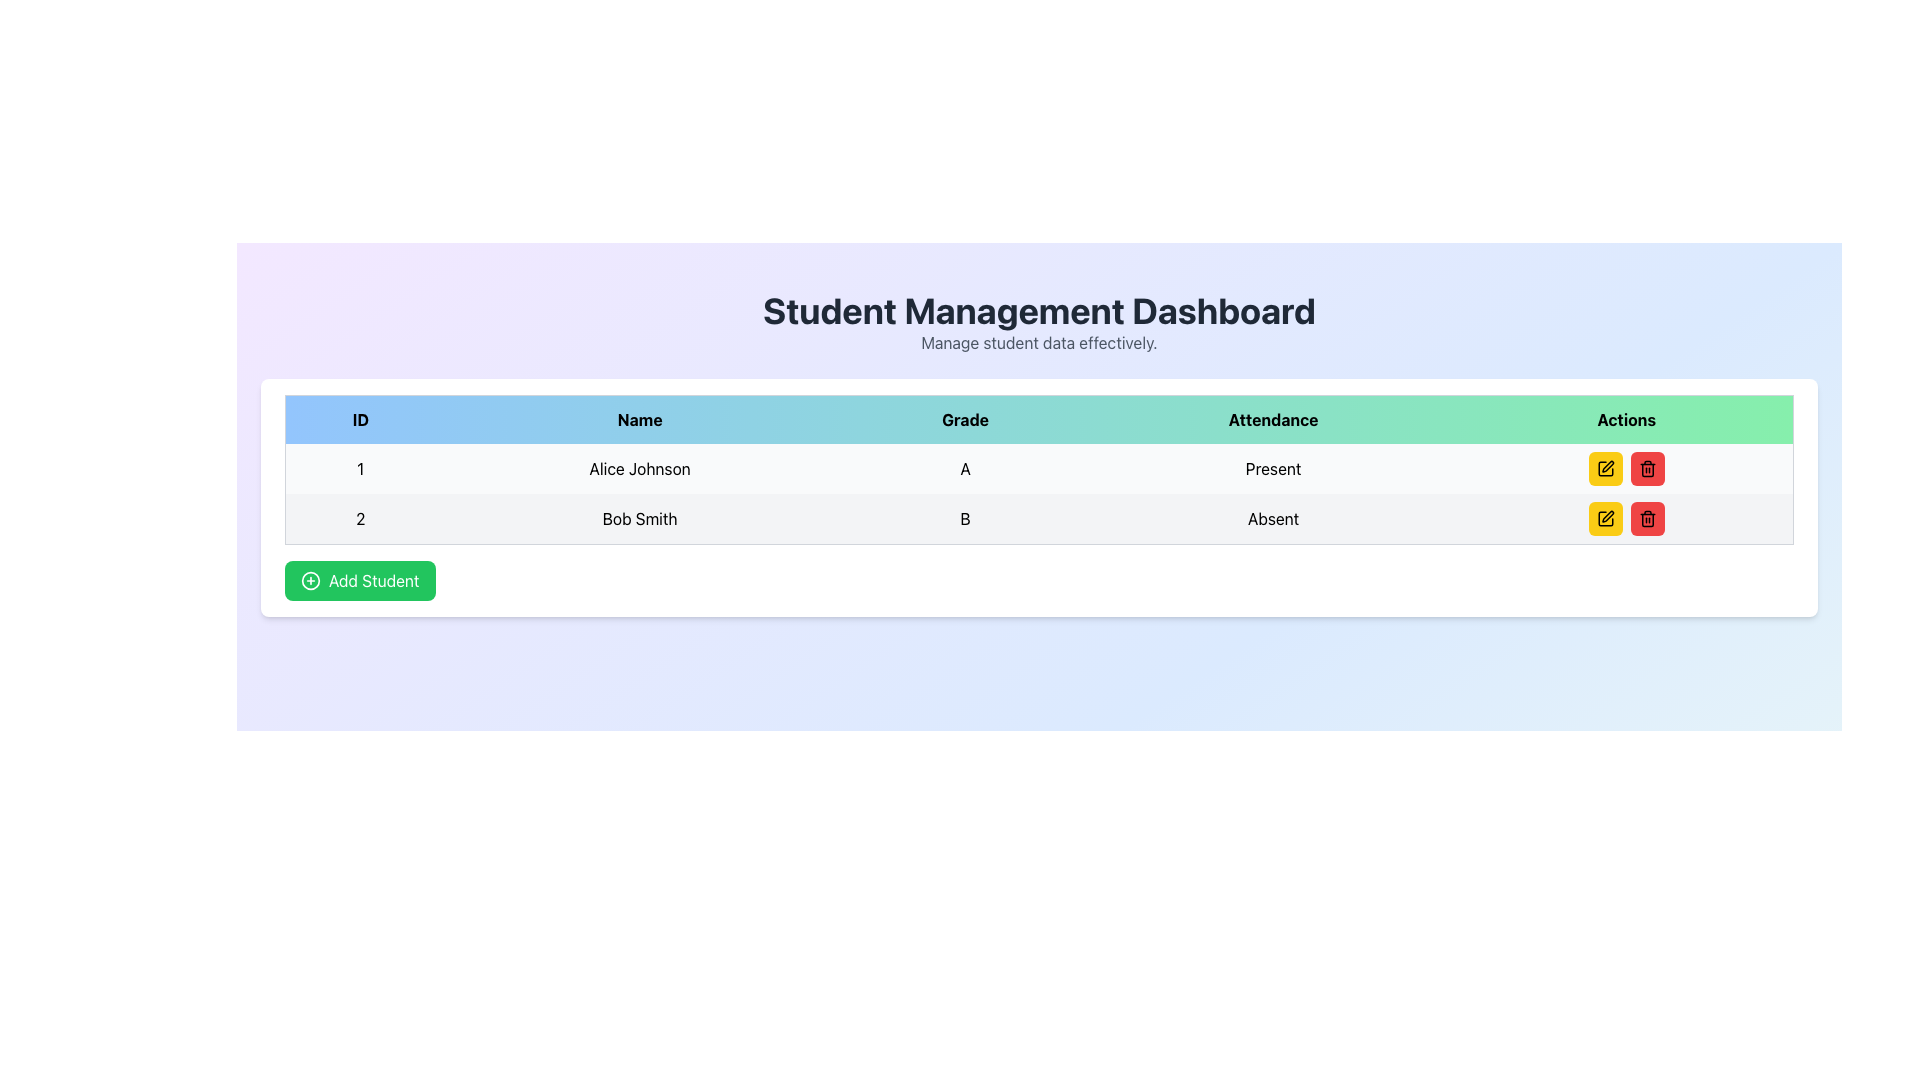  What do you see at coordinates (1647, 518) in the screenshot?
I see `the delete icon button located in the second row of the table under the 'Actions' column` at bounding box center [1647, 518].